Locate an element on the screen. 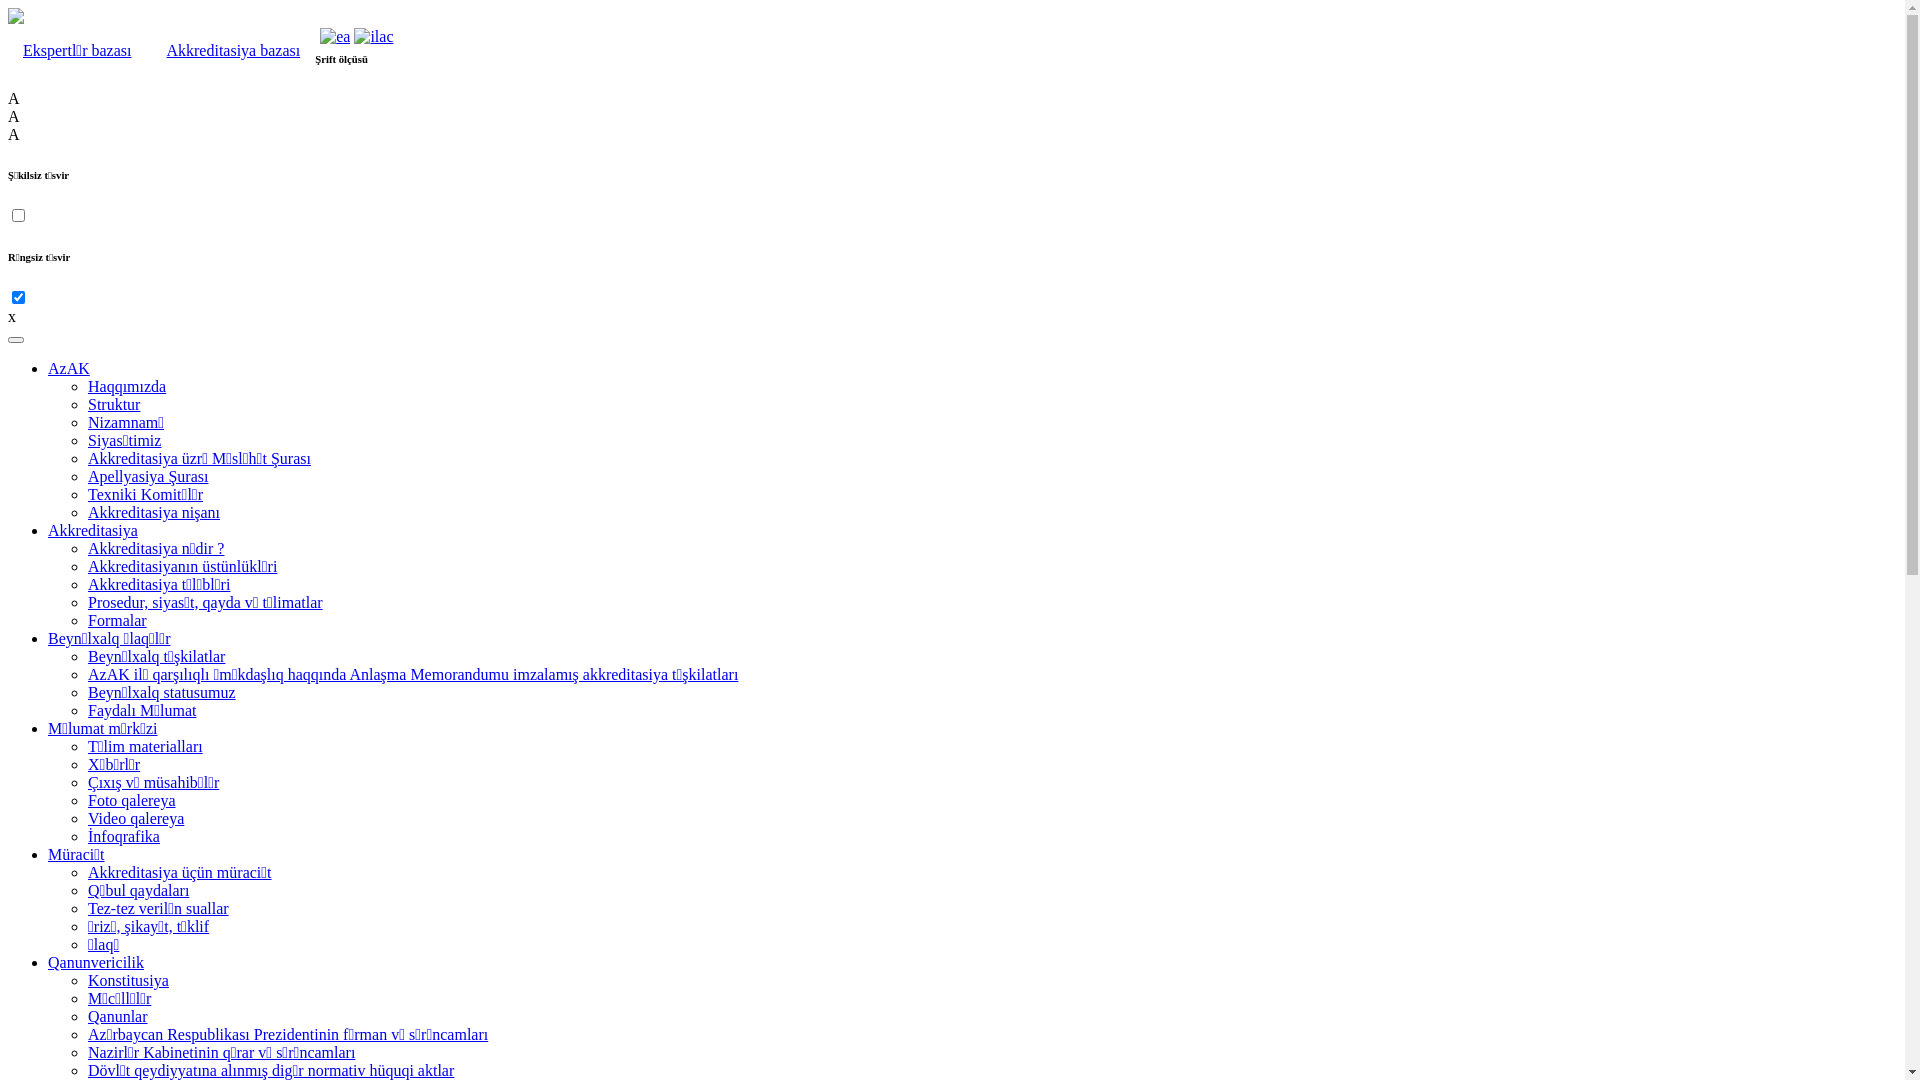 Image resolution: width=1920 pixels, height=1080 pixels. 'AzAK' is located at coordinates (48, 368).